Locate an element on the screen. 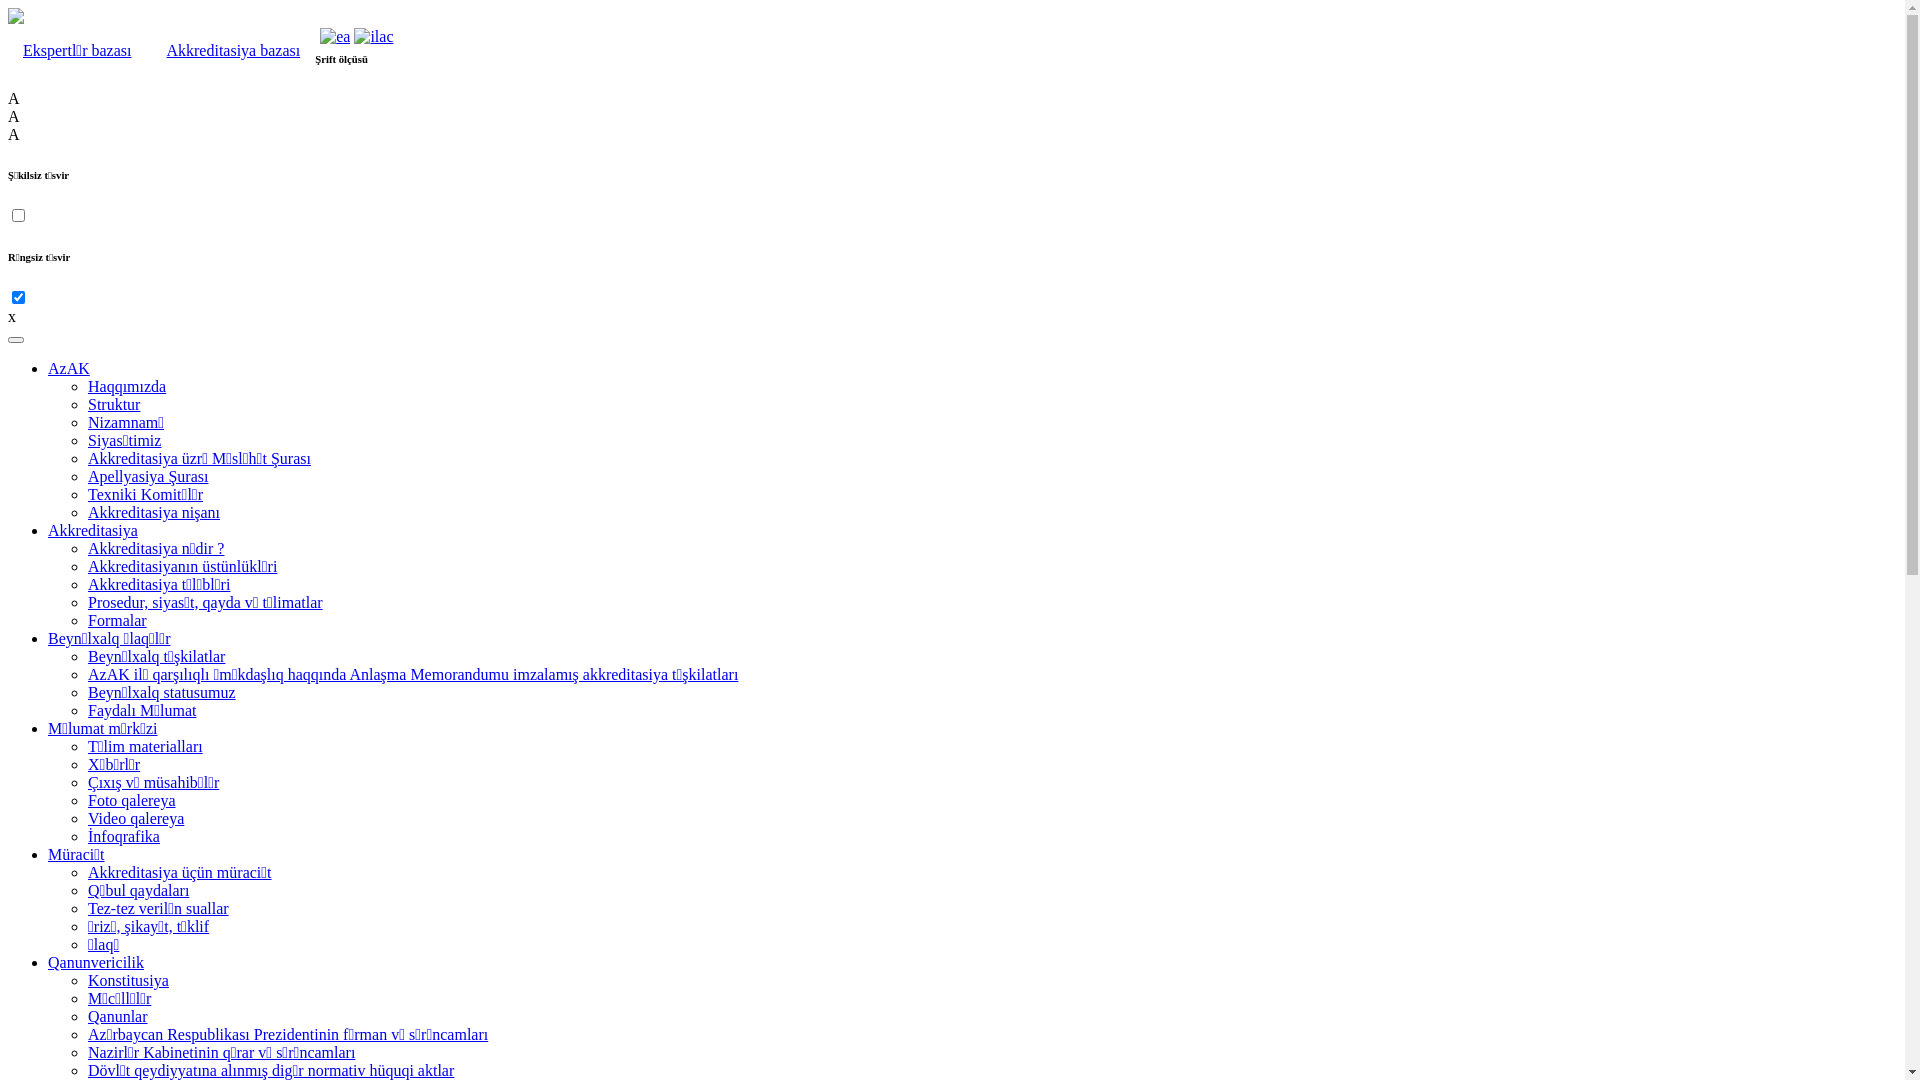 Image resolution: width=1920 pixels, height=1080 pixels. 'AzAK' is located at coordinates (48, 368).